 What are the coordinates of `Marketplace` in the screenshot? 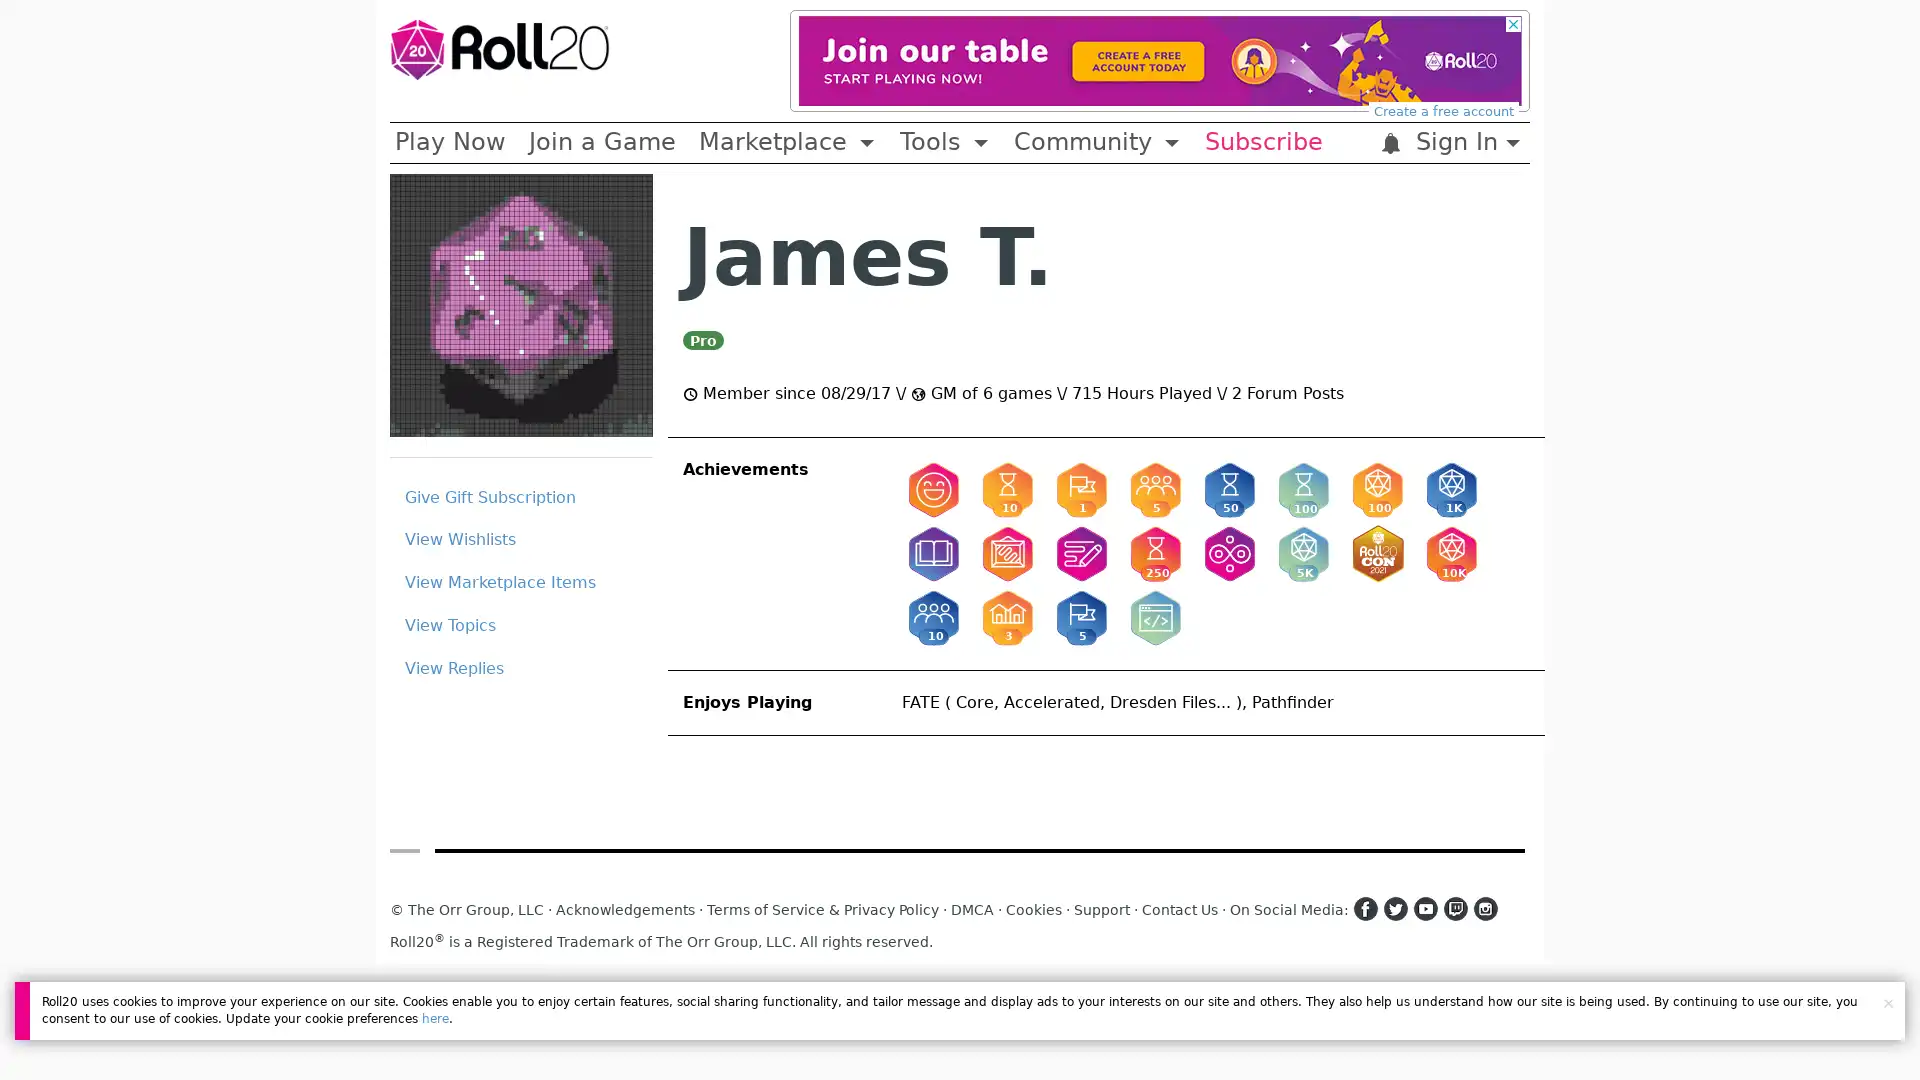 It's located at (771, 141).